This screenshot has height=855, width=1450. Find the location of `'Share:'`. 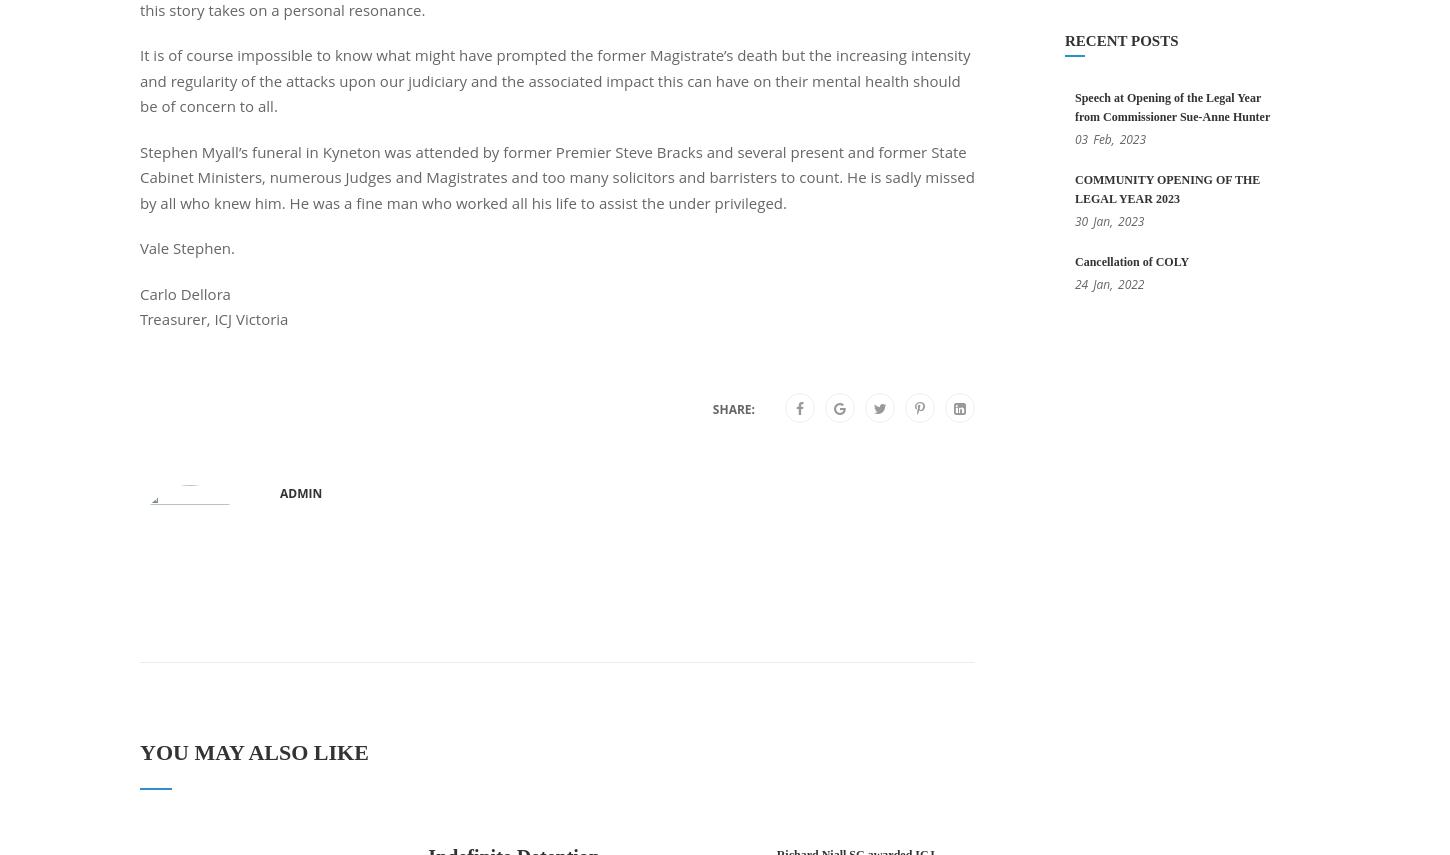

'Share:' is located at coordinates (733, 408).